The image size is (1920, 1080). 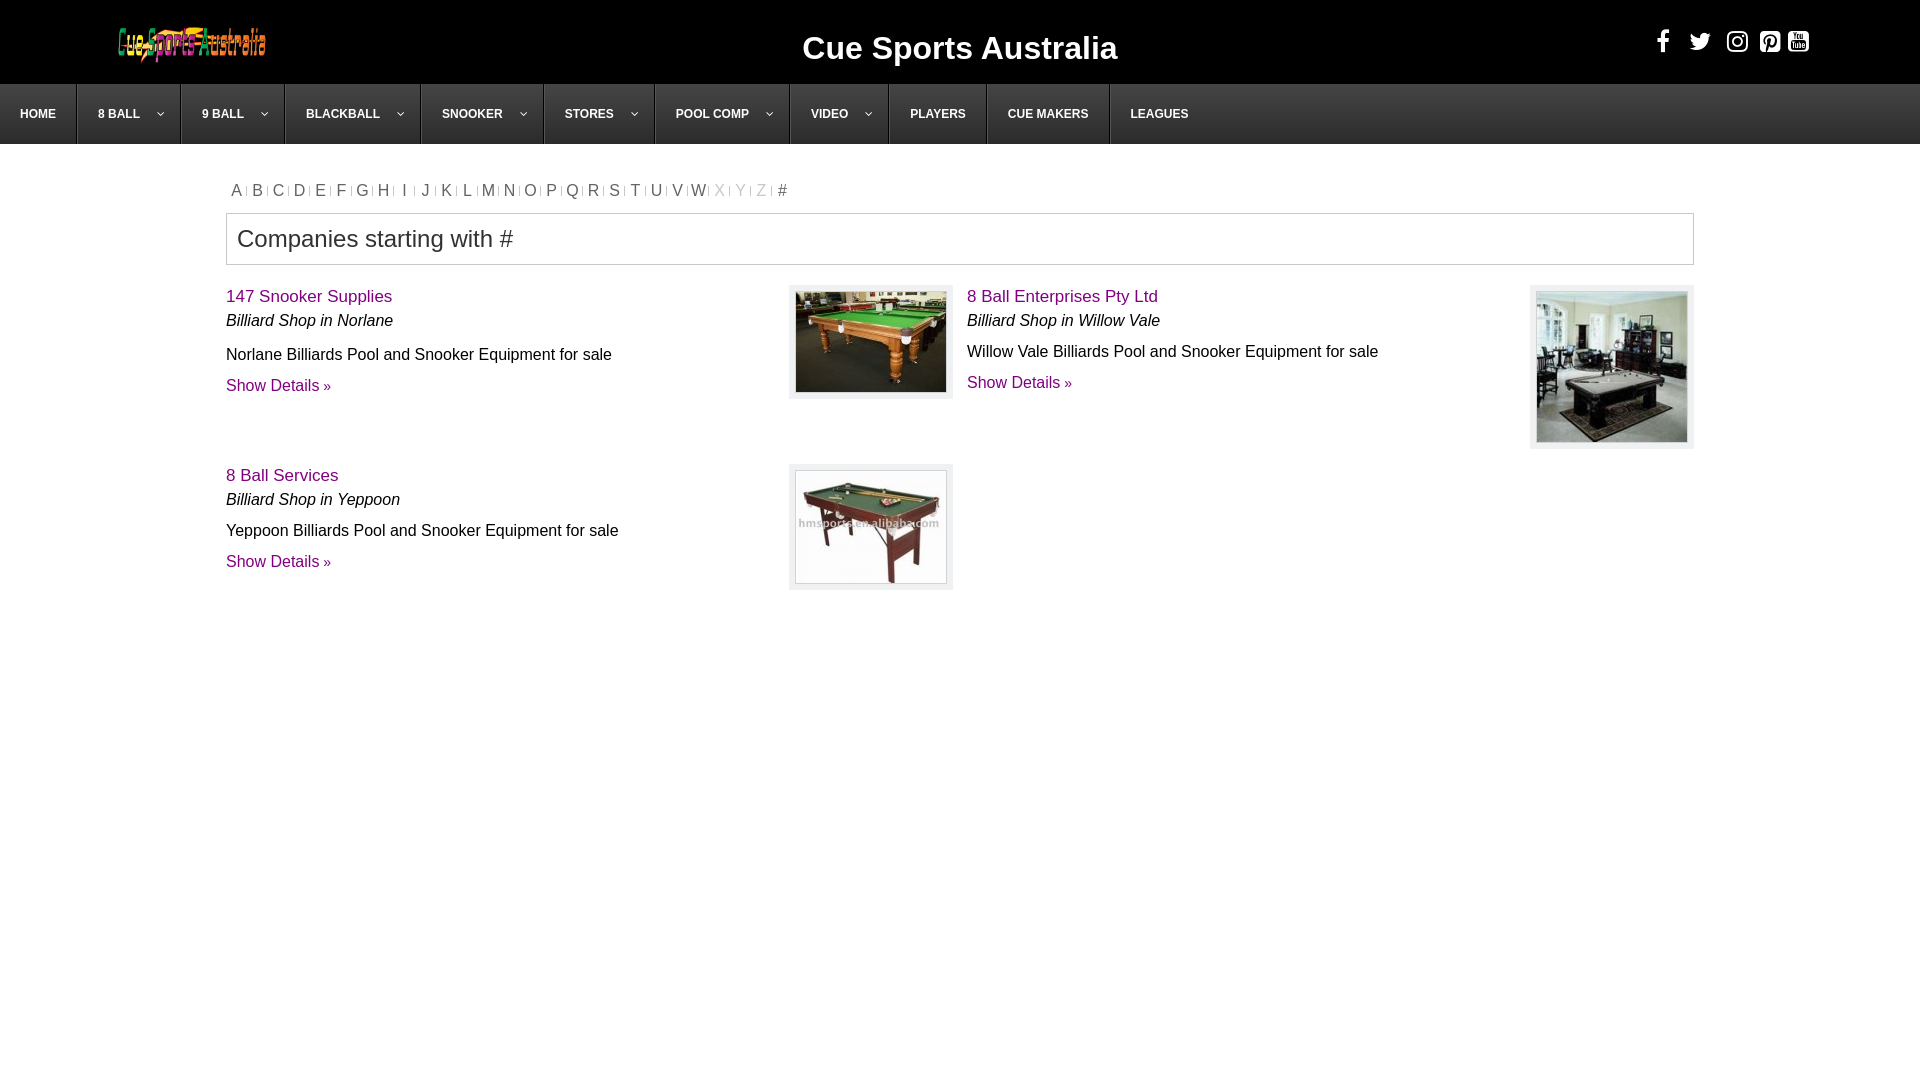 I want to click on 'P', so click(x=551, y=190).